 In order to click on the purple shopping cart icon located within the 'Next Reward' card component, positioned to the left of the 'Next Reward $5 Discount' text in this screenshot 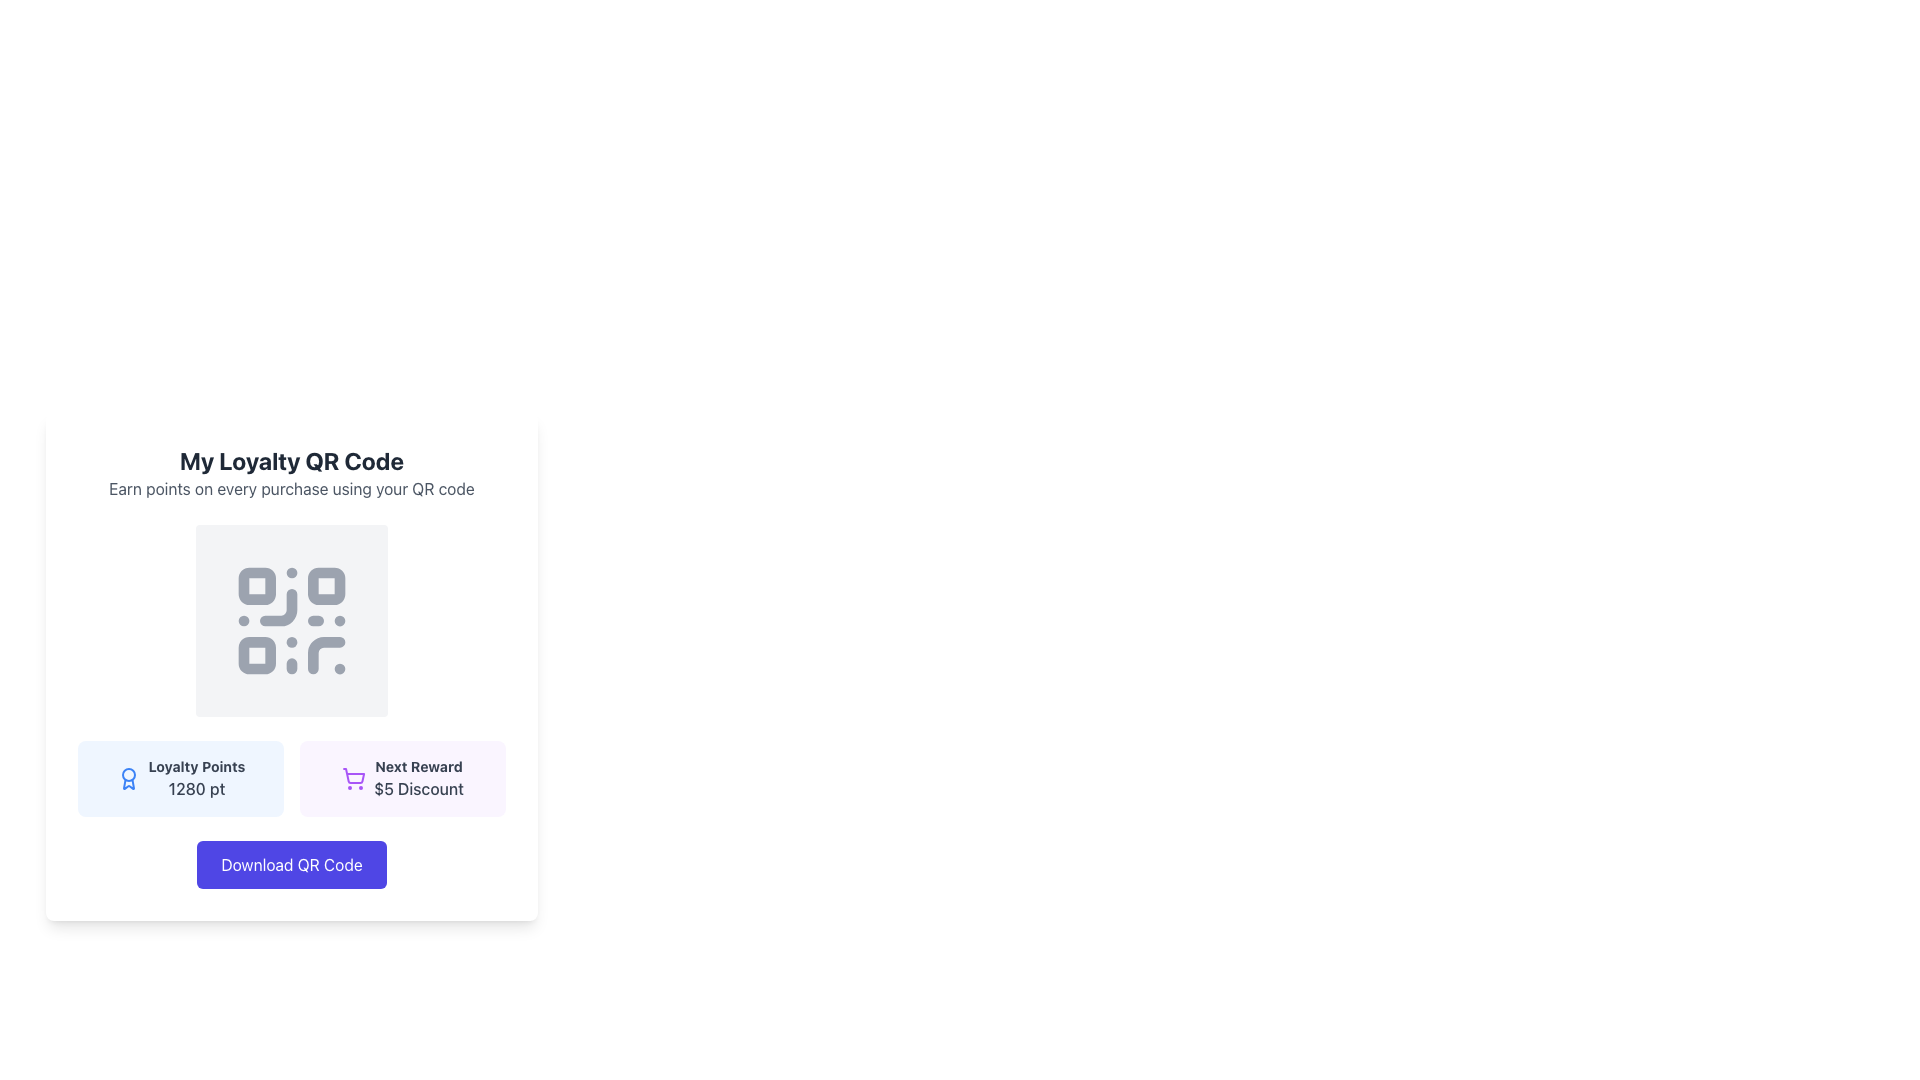, I will do `click(354, 778)`.